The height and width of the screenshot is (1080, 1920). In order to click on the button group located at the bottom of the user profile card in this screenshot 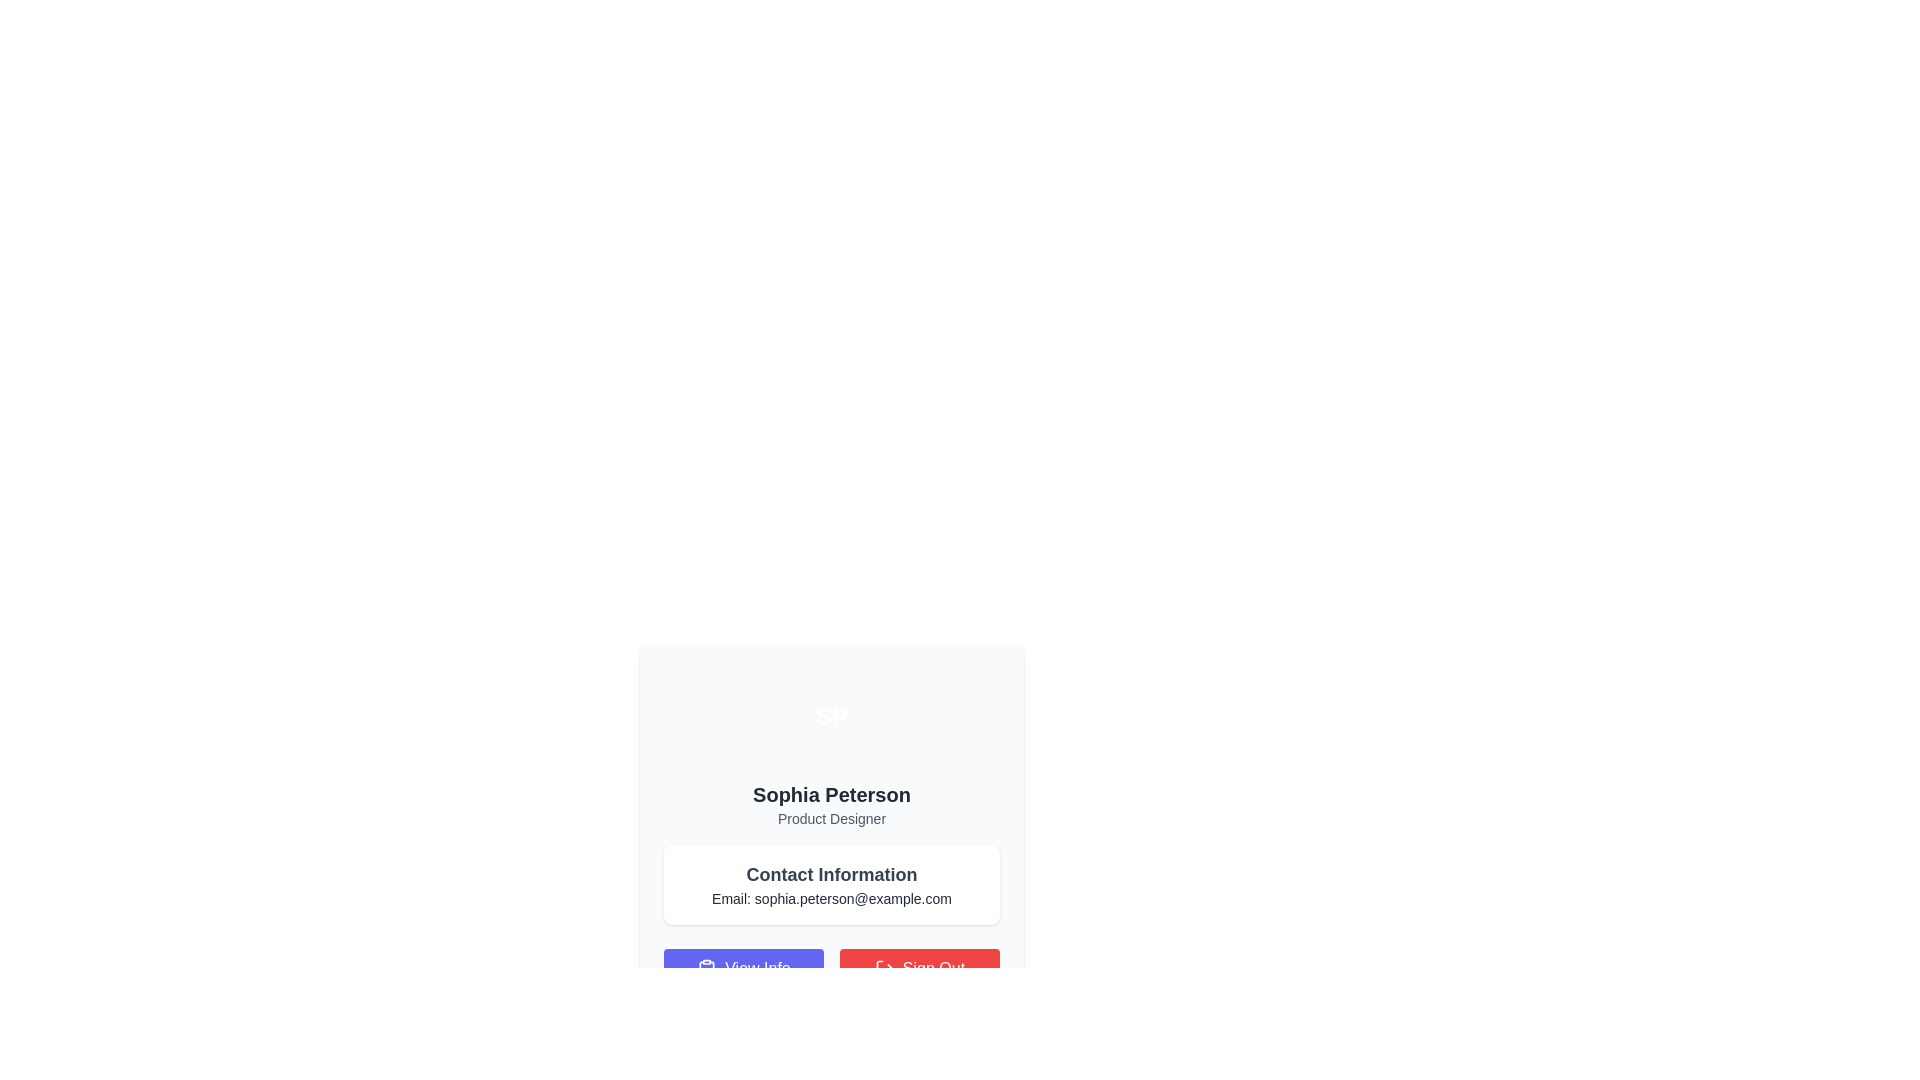, I will do `click(831, 967)`.